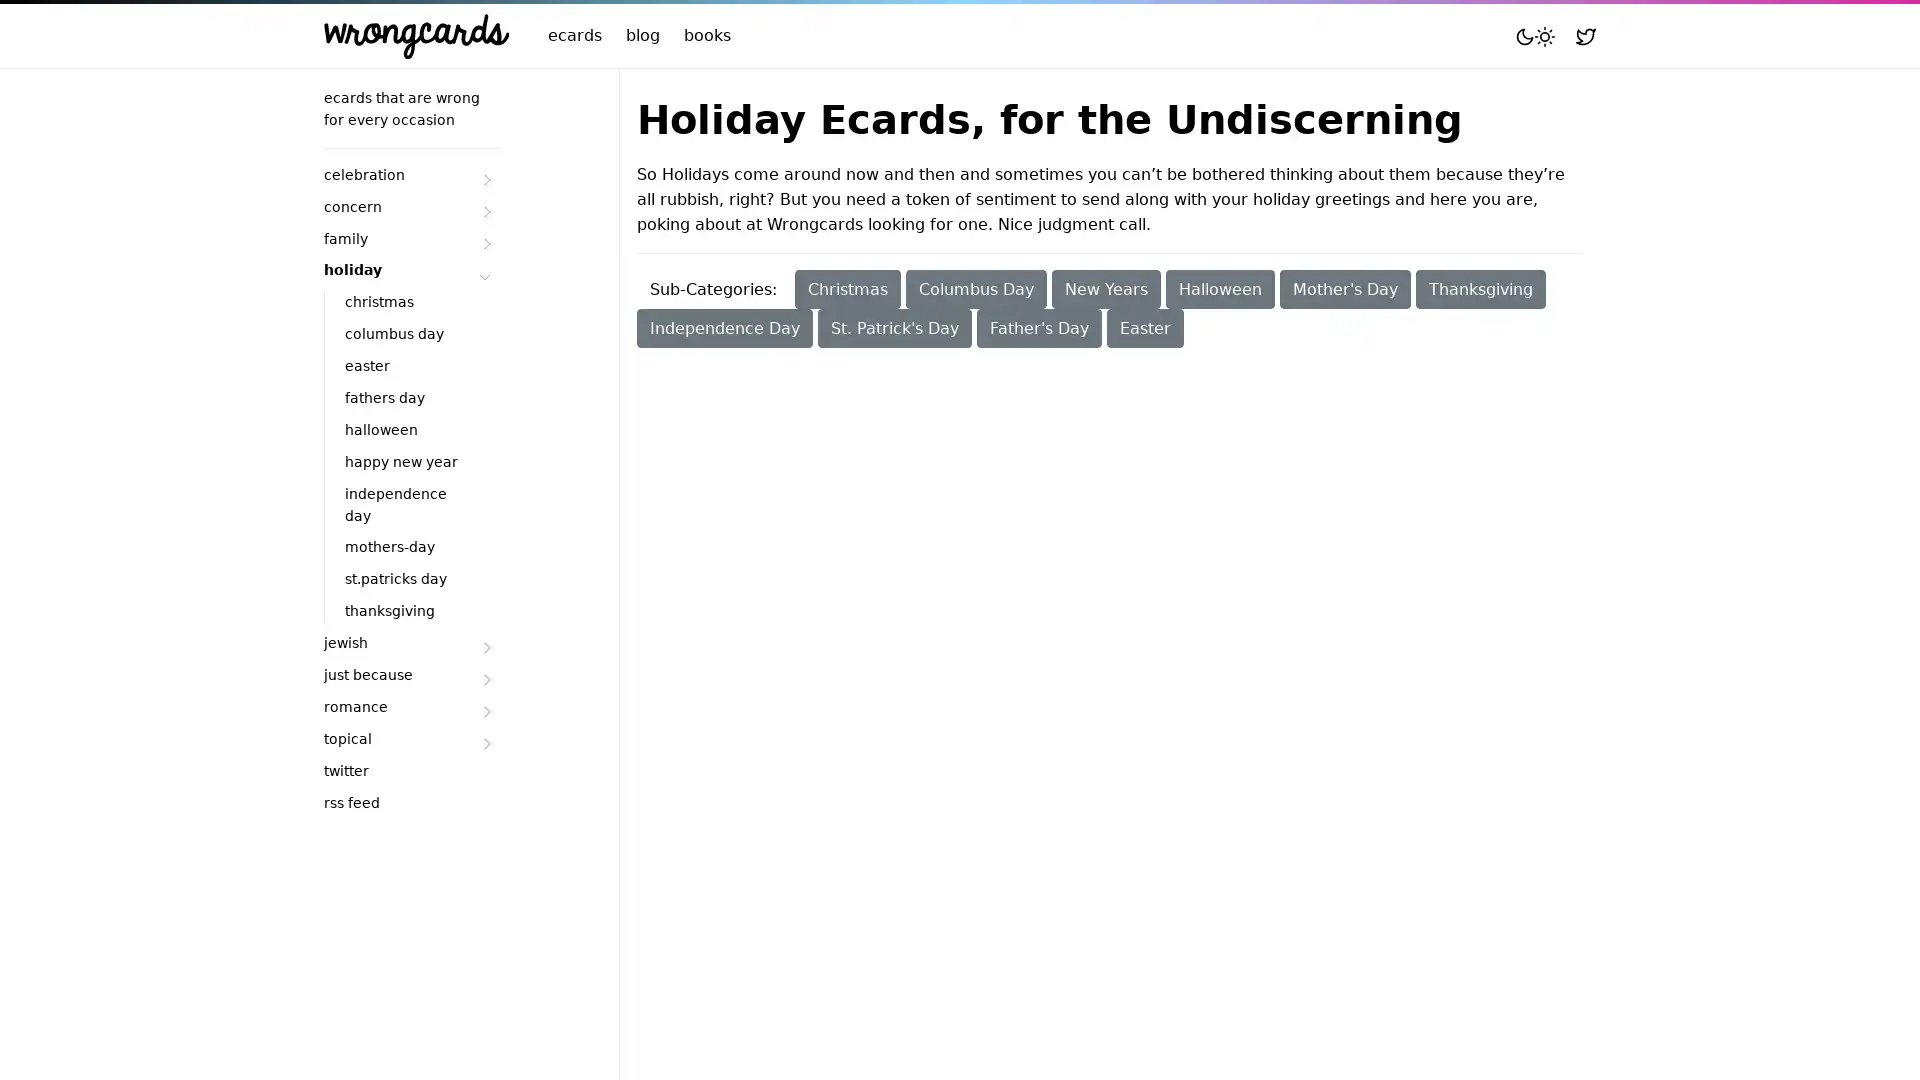 The height and width of the screenshot is (1080, 1920). I want to click on Submenu, so click(484, 678).